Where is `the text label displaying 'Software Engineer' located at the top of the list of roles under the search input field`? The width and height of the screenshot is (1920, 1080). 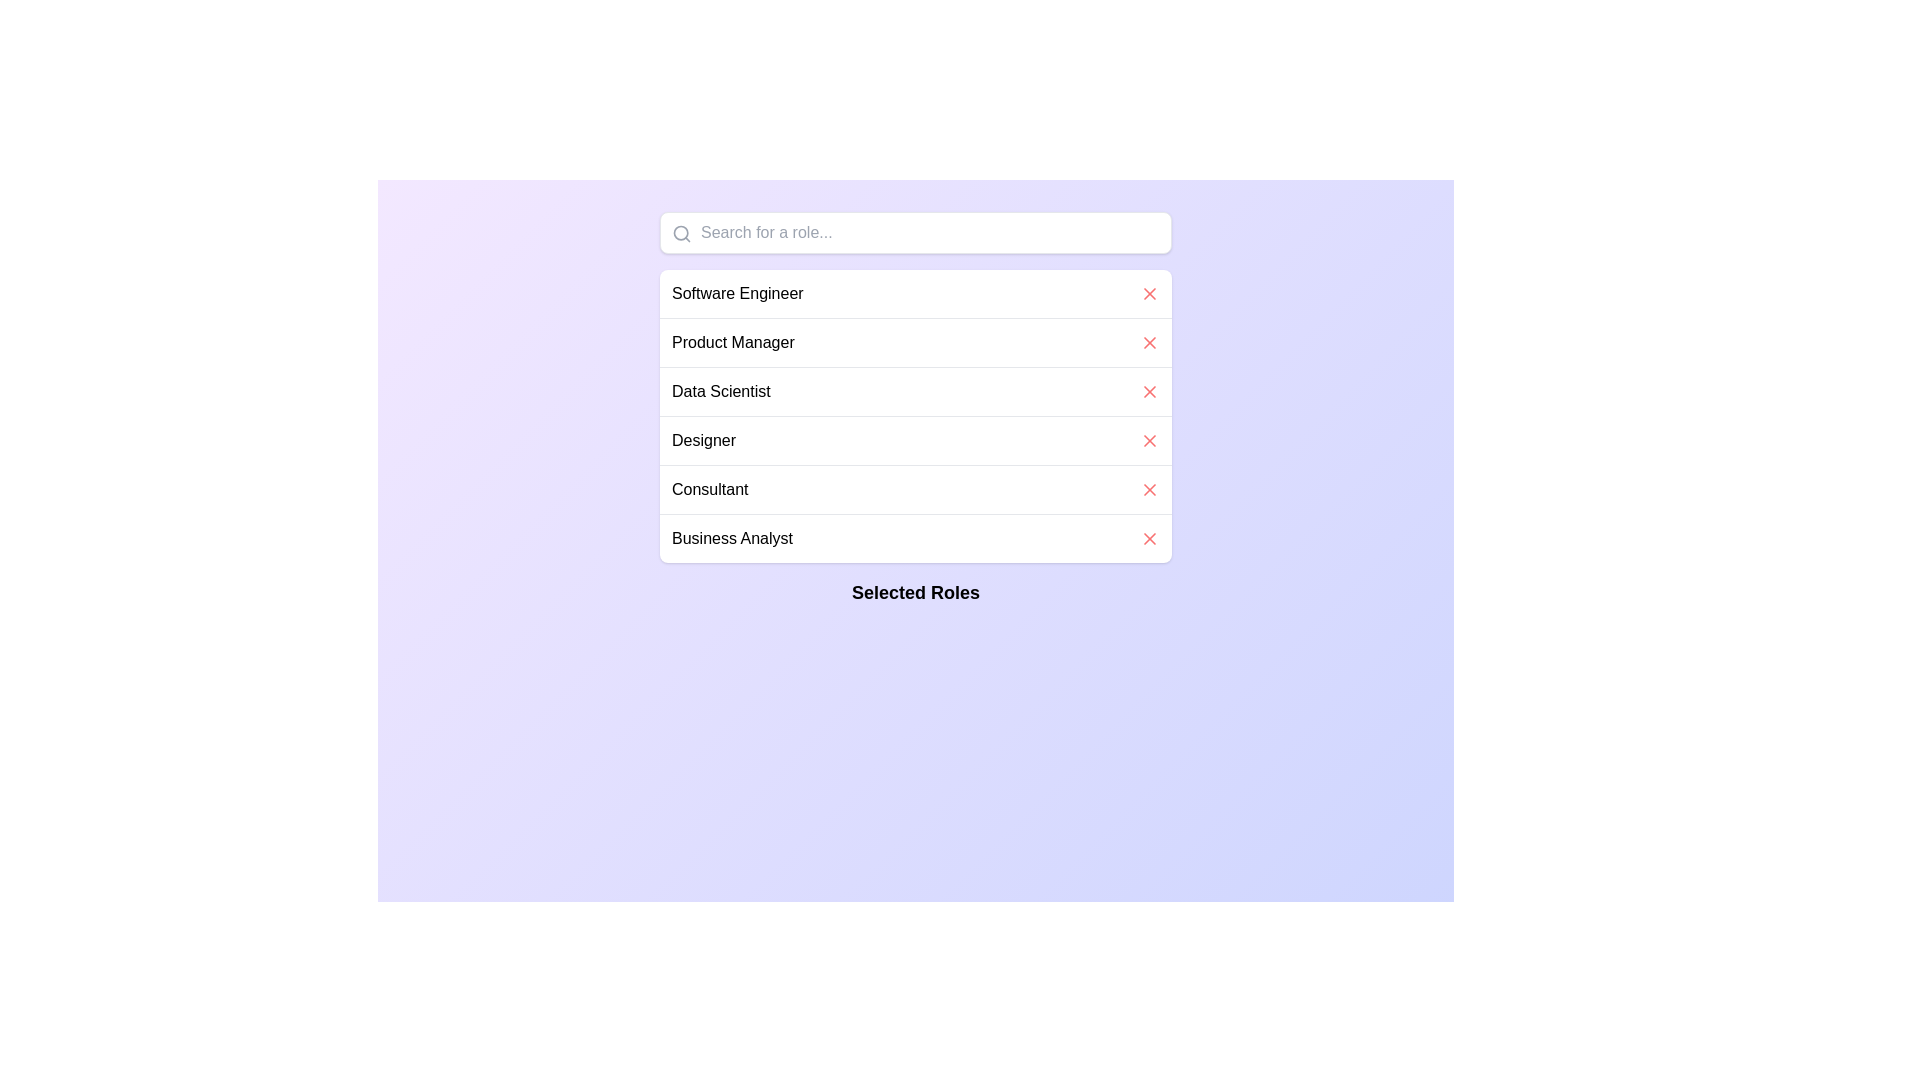
the text label displaying 'Software Engineer' located at the top of the list of roles under the search input field is located at coordinates (736, 293).